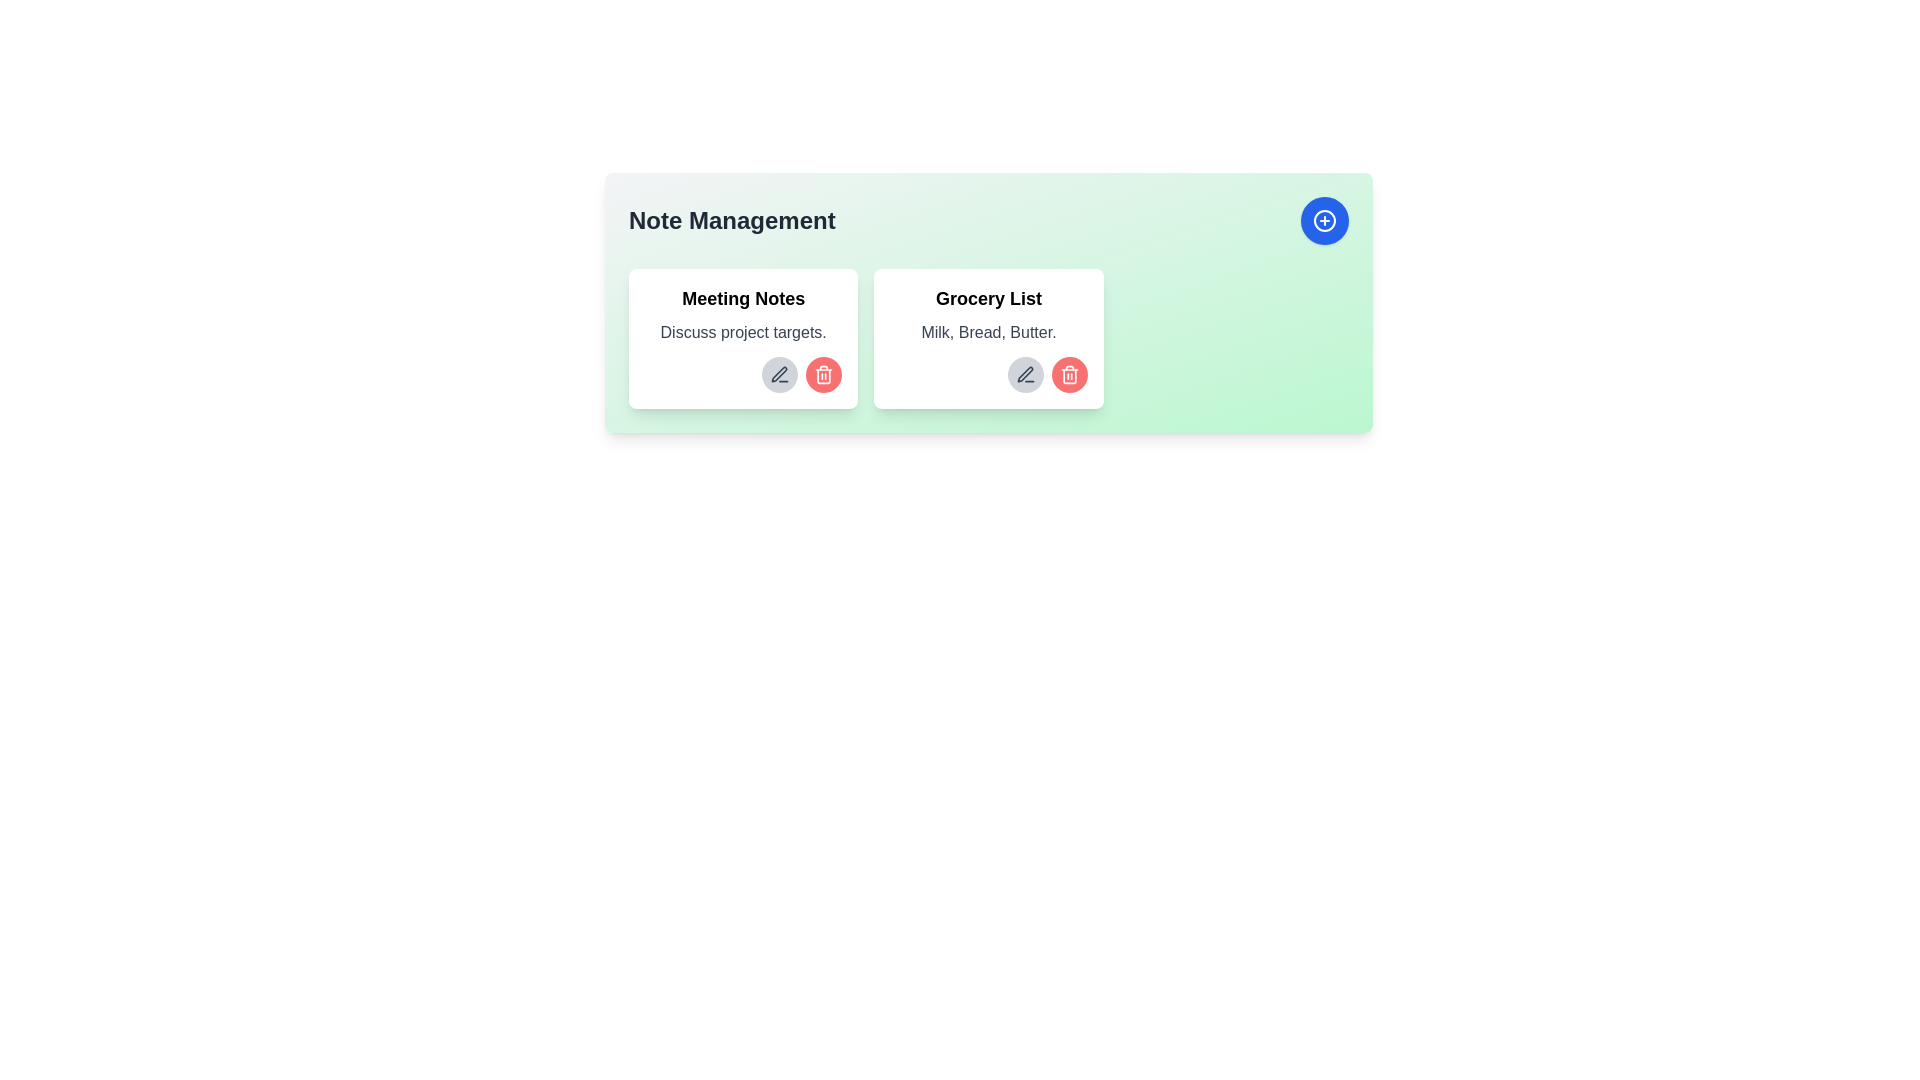 Image resolution: width=1920 pixels, height=1080 pixels. I want to click on the gray pen icon within the circular button located in the second card under 'Grocery List', so click(779, 374).